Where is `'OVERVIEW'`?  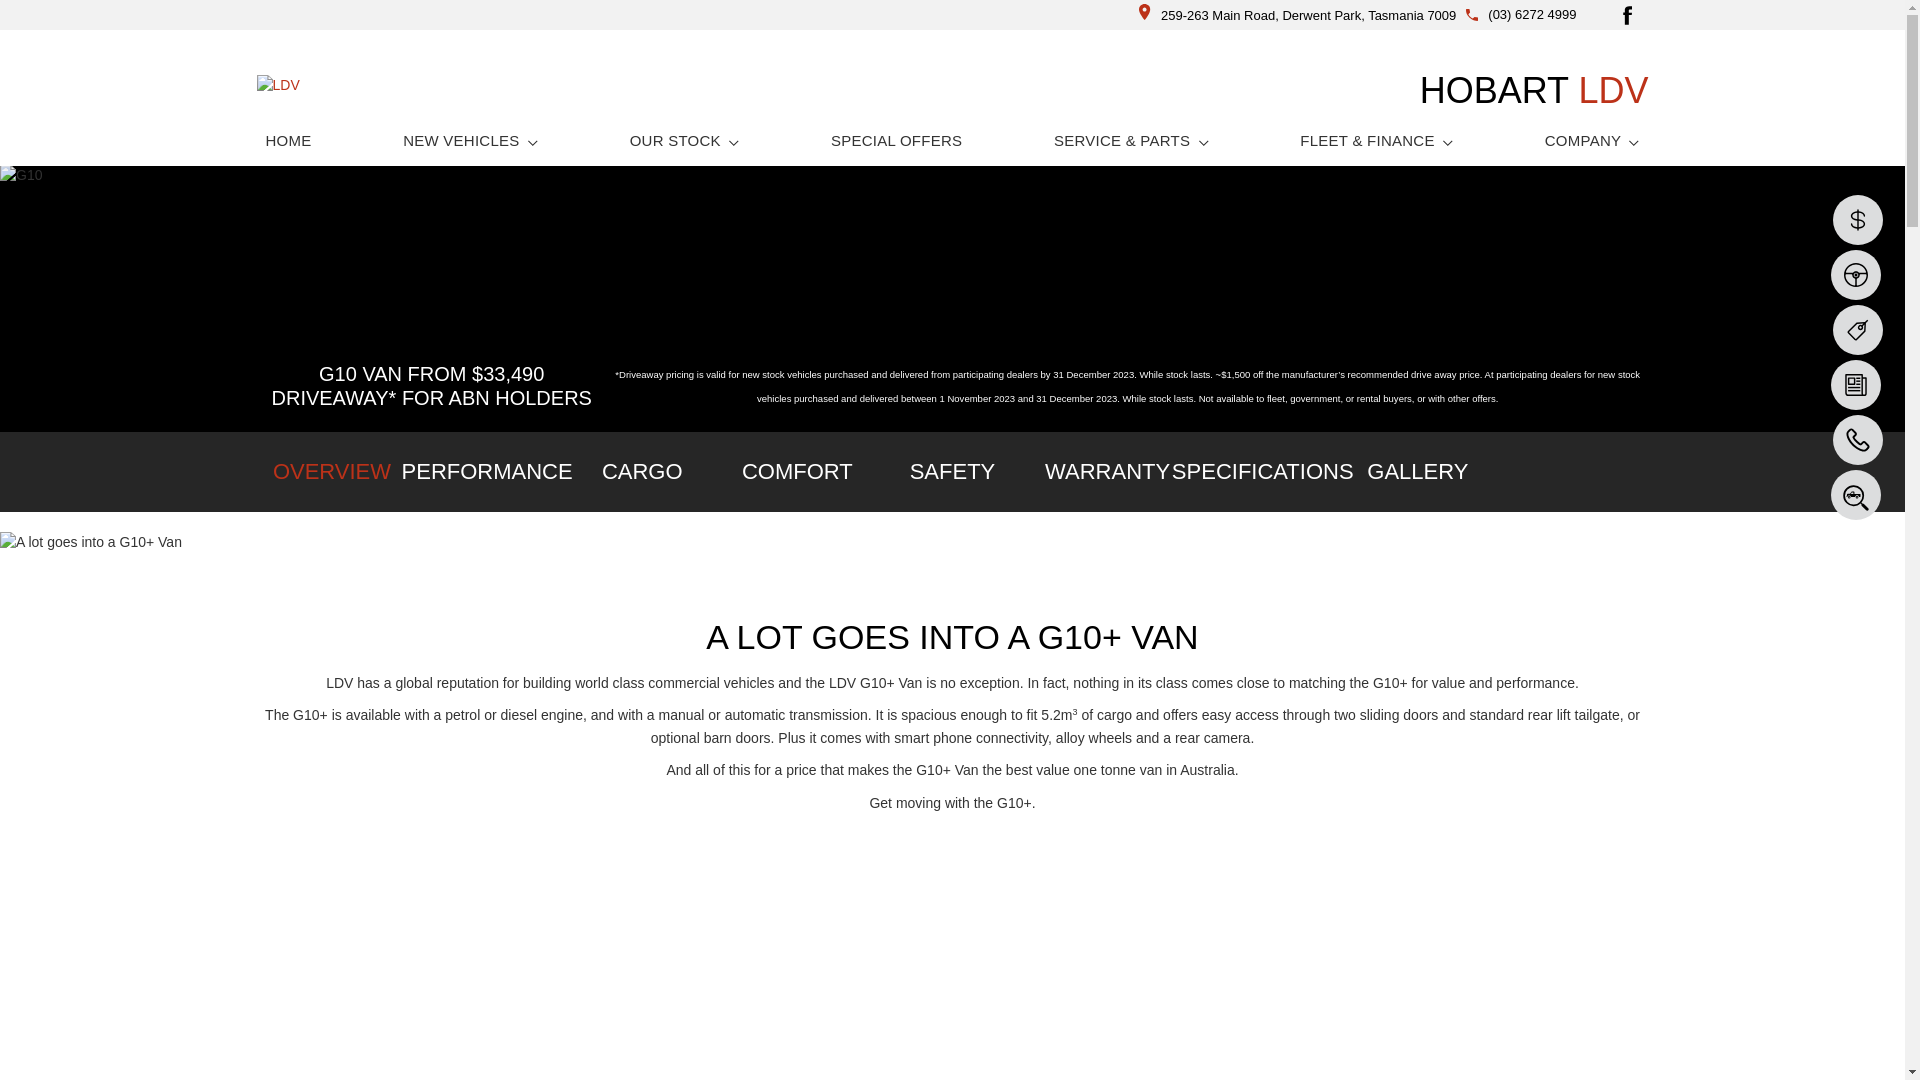 'OVERVIEW' is located at coordinates (331, 471).